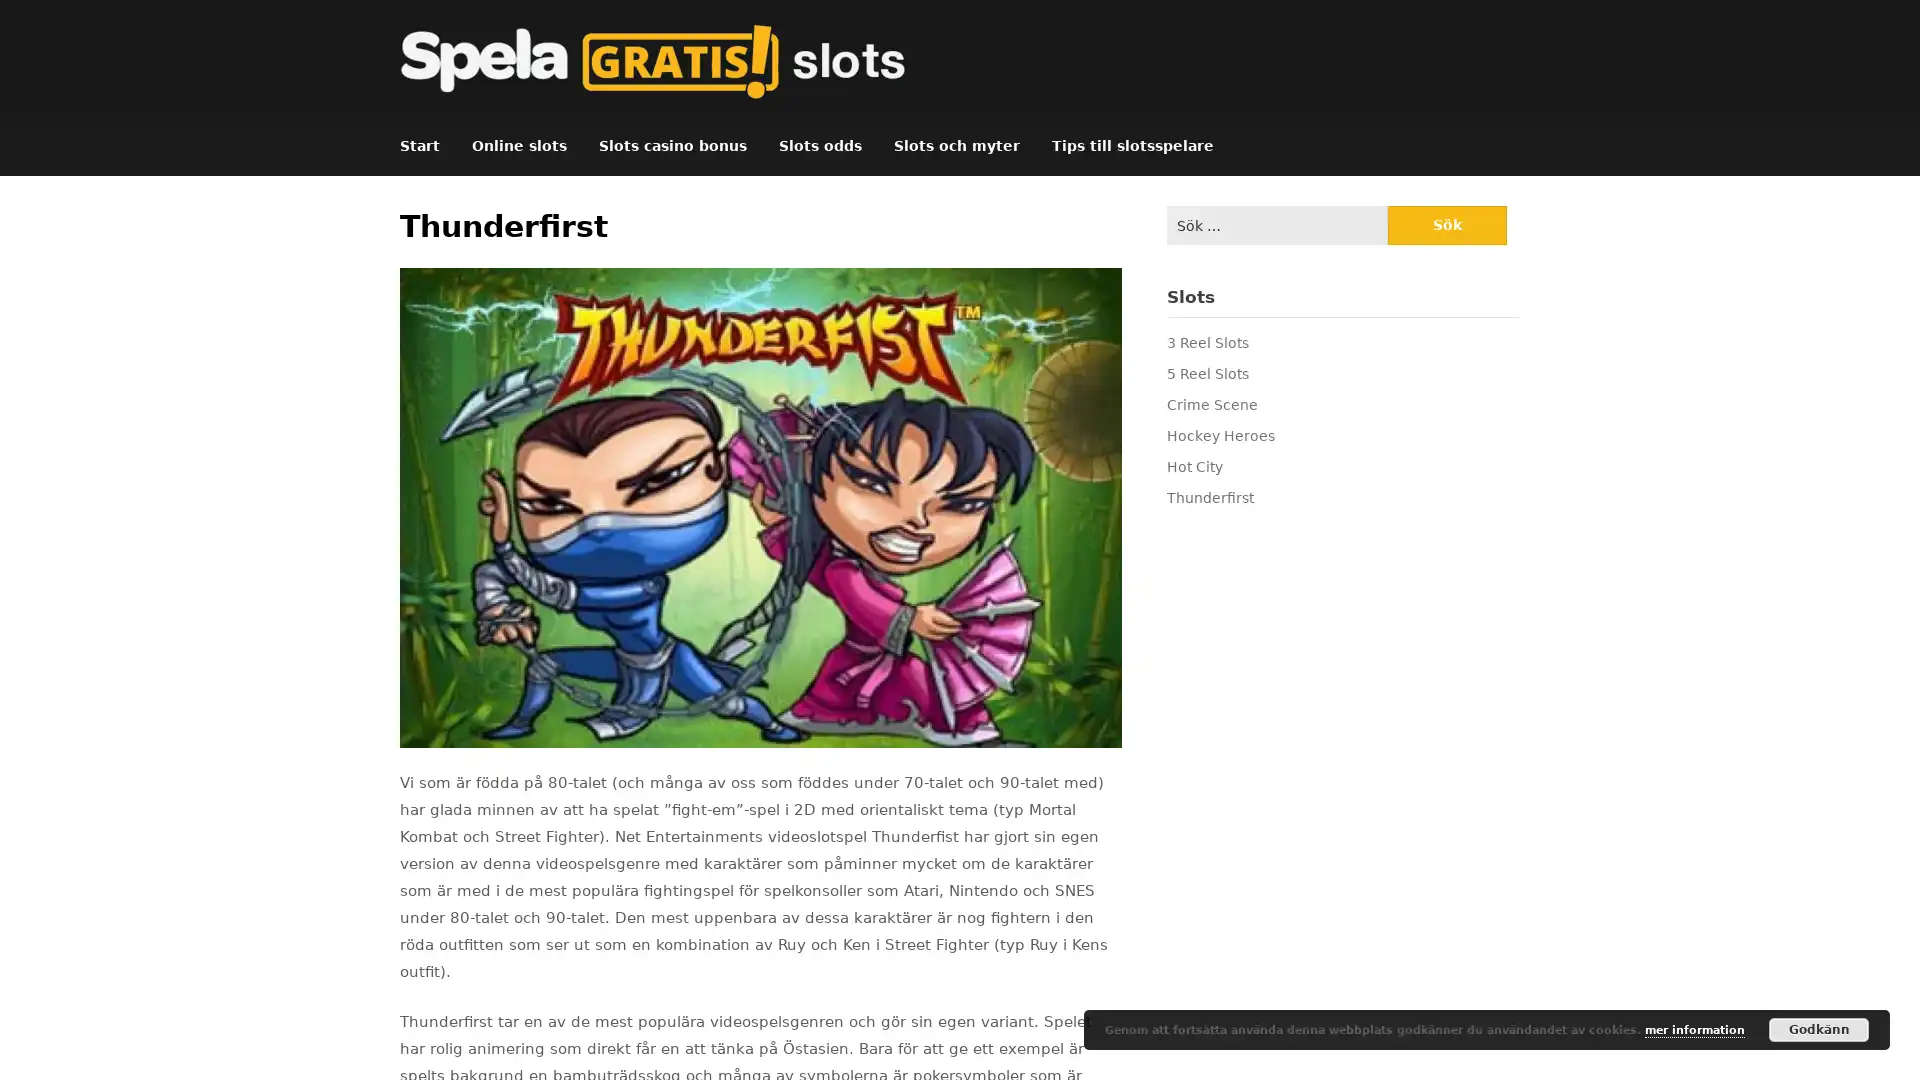 Image resolution: width=1920 pixels, height=1080 pixels. What do you see at coordinates (1819, 1029) in the screenshot?
I see `Godkann` at bounding box center [1819, 1029].